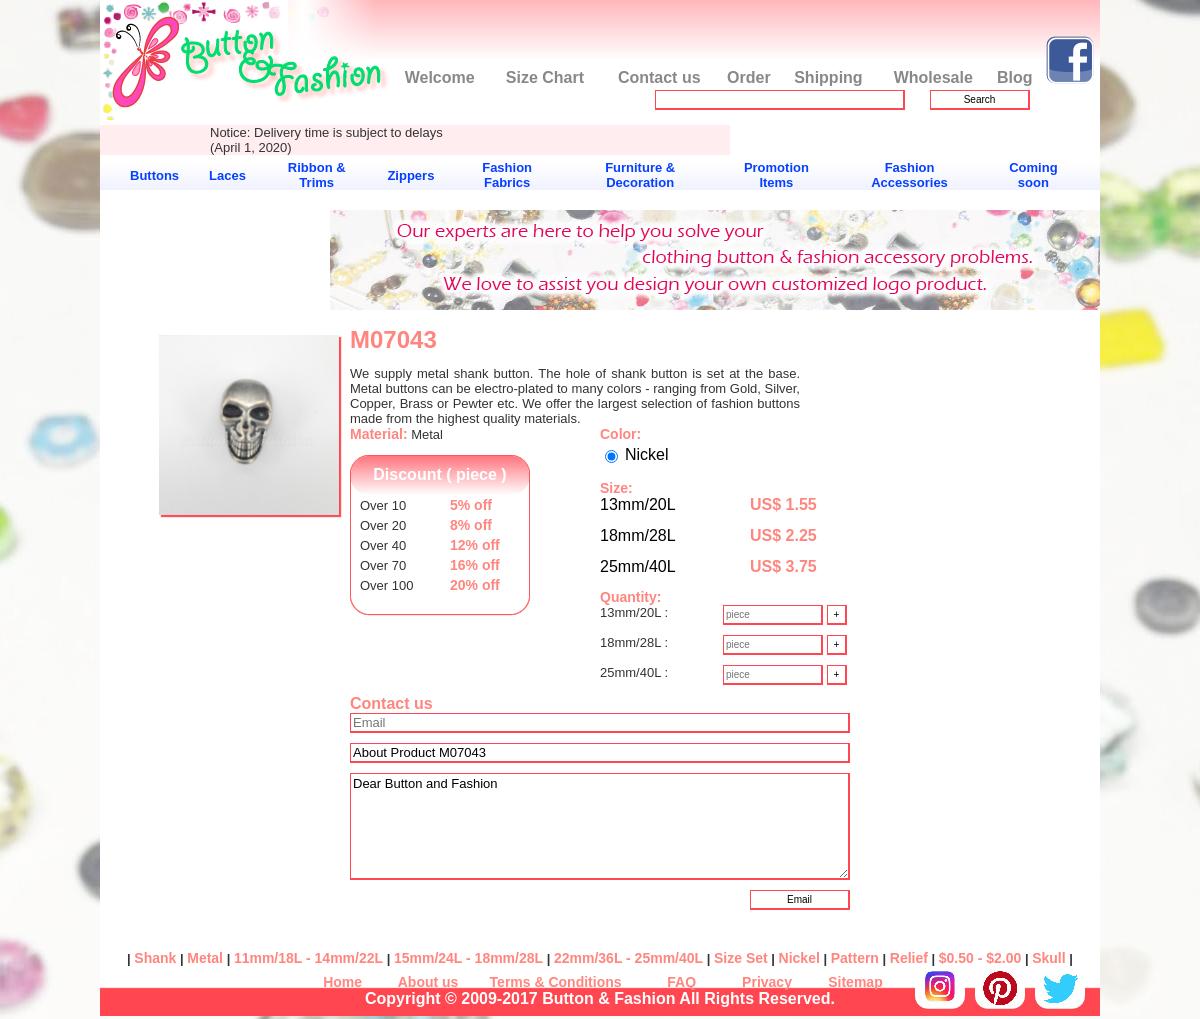 This screenshot has height=1019, width=1200. What do you see at coordinates (637, 535) in the screenshot?
I see `'18mm/28L'` at bounding box center [637, 535].